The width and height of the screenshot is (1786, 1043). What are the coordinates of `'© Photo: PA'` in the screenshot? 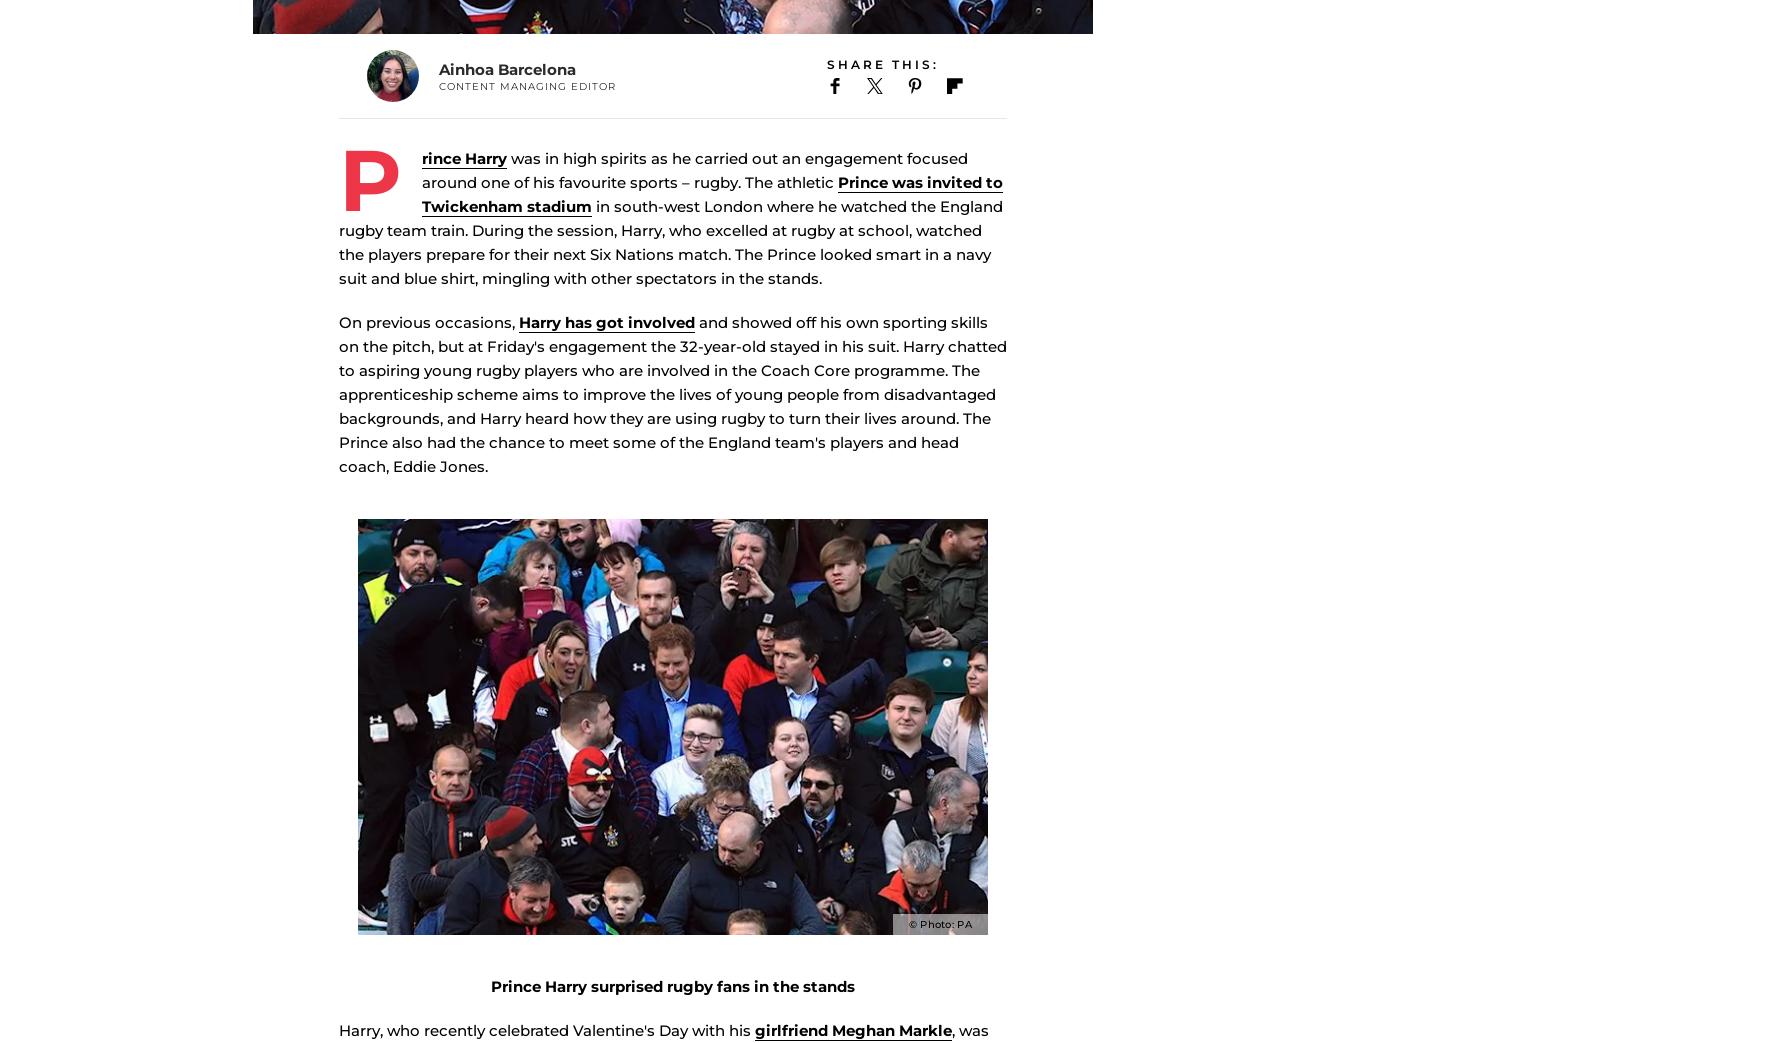 It's located at (939, 953).